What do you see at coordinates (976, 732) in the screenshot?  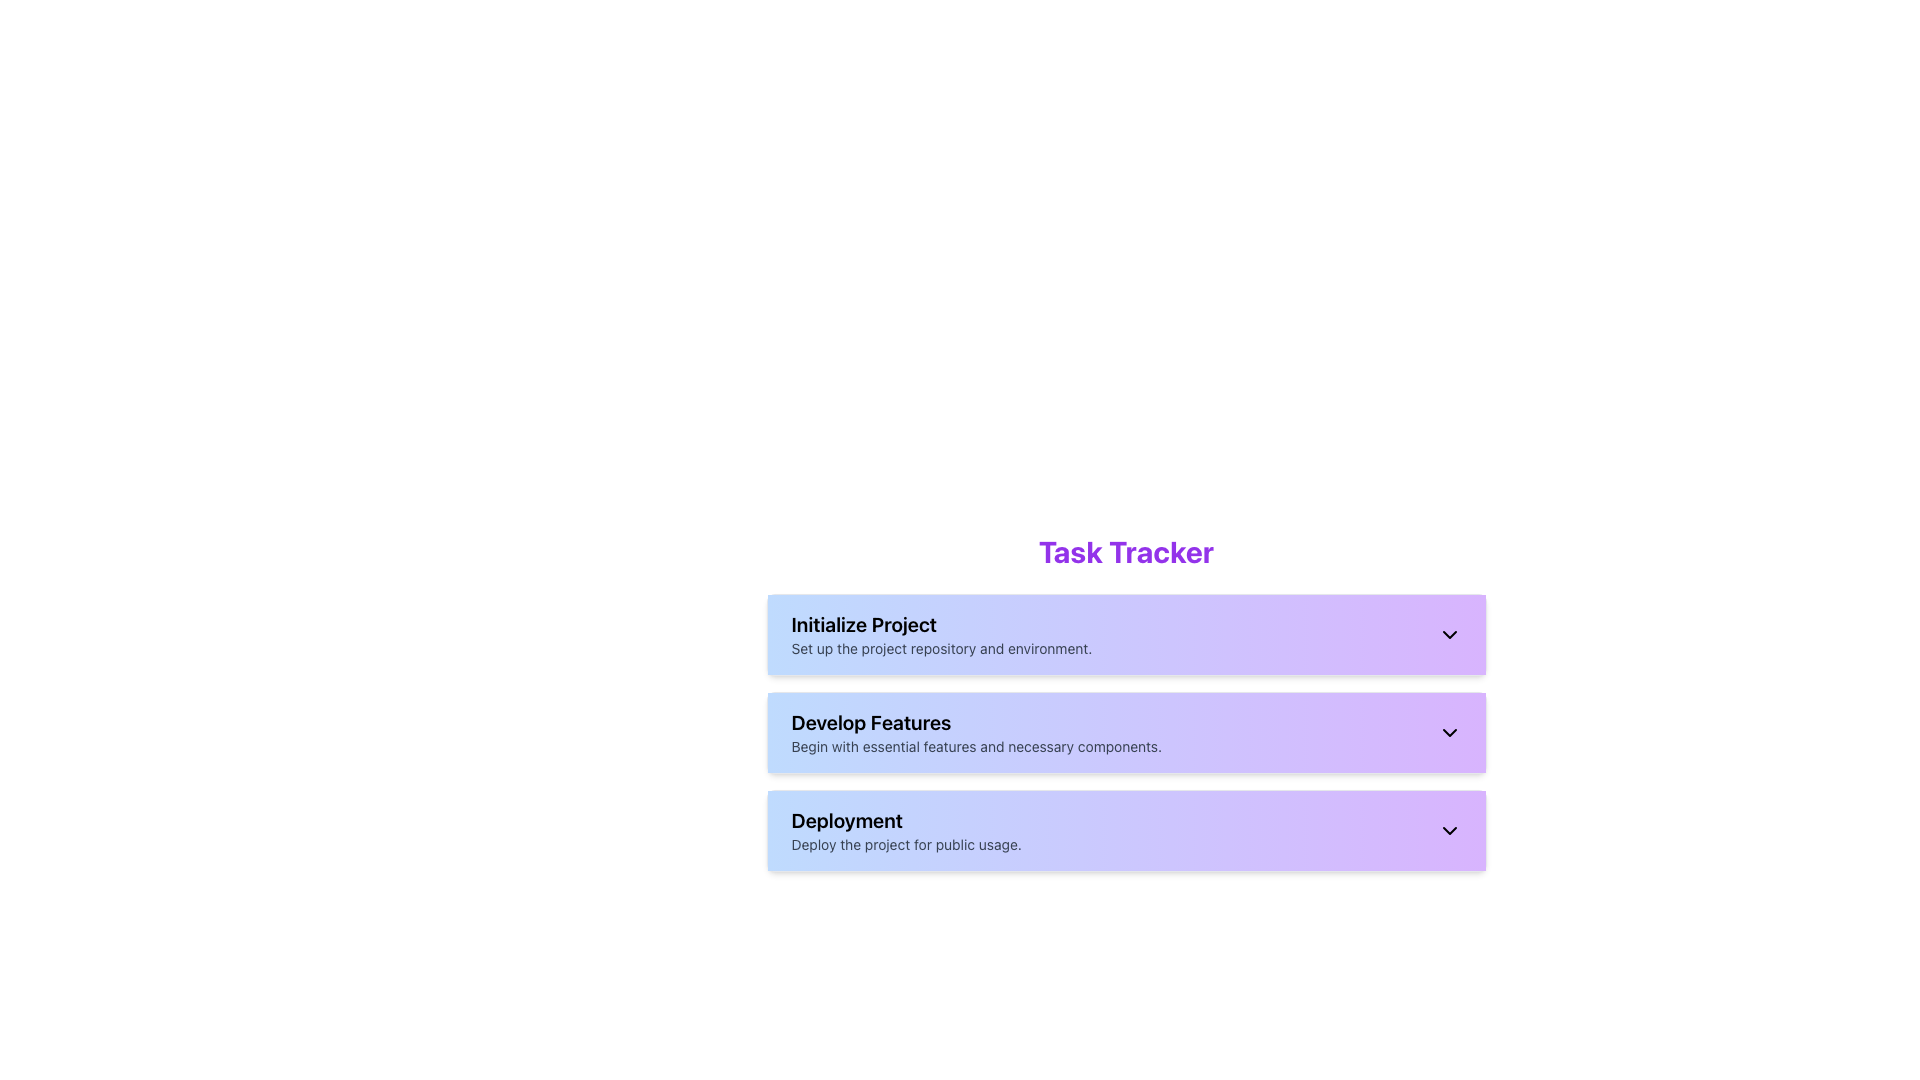 I see `the Text Display element that shows 'Develop Features' in bold with the subtitle 'Begin with essential features and necessary components.'` at bounding box center [976, 732].